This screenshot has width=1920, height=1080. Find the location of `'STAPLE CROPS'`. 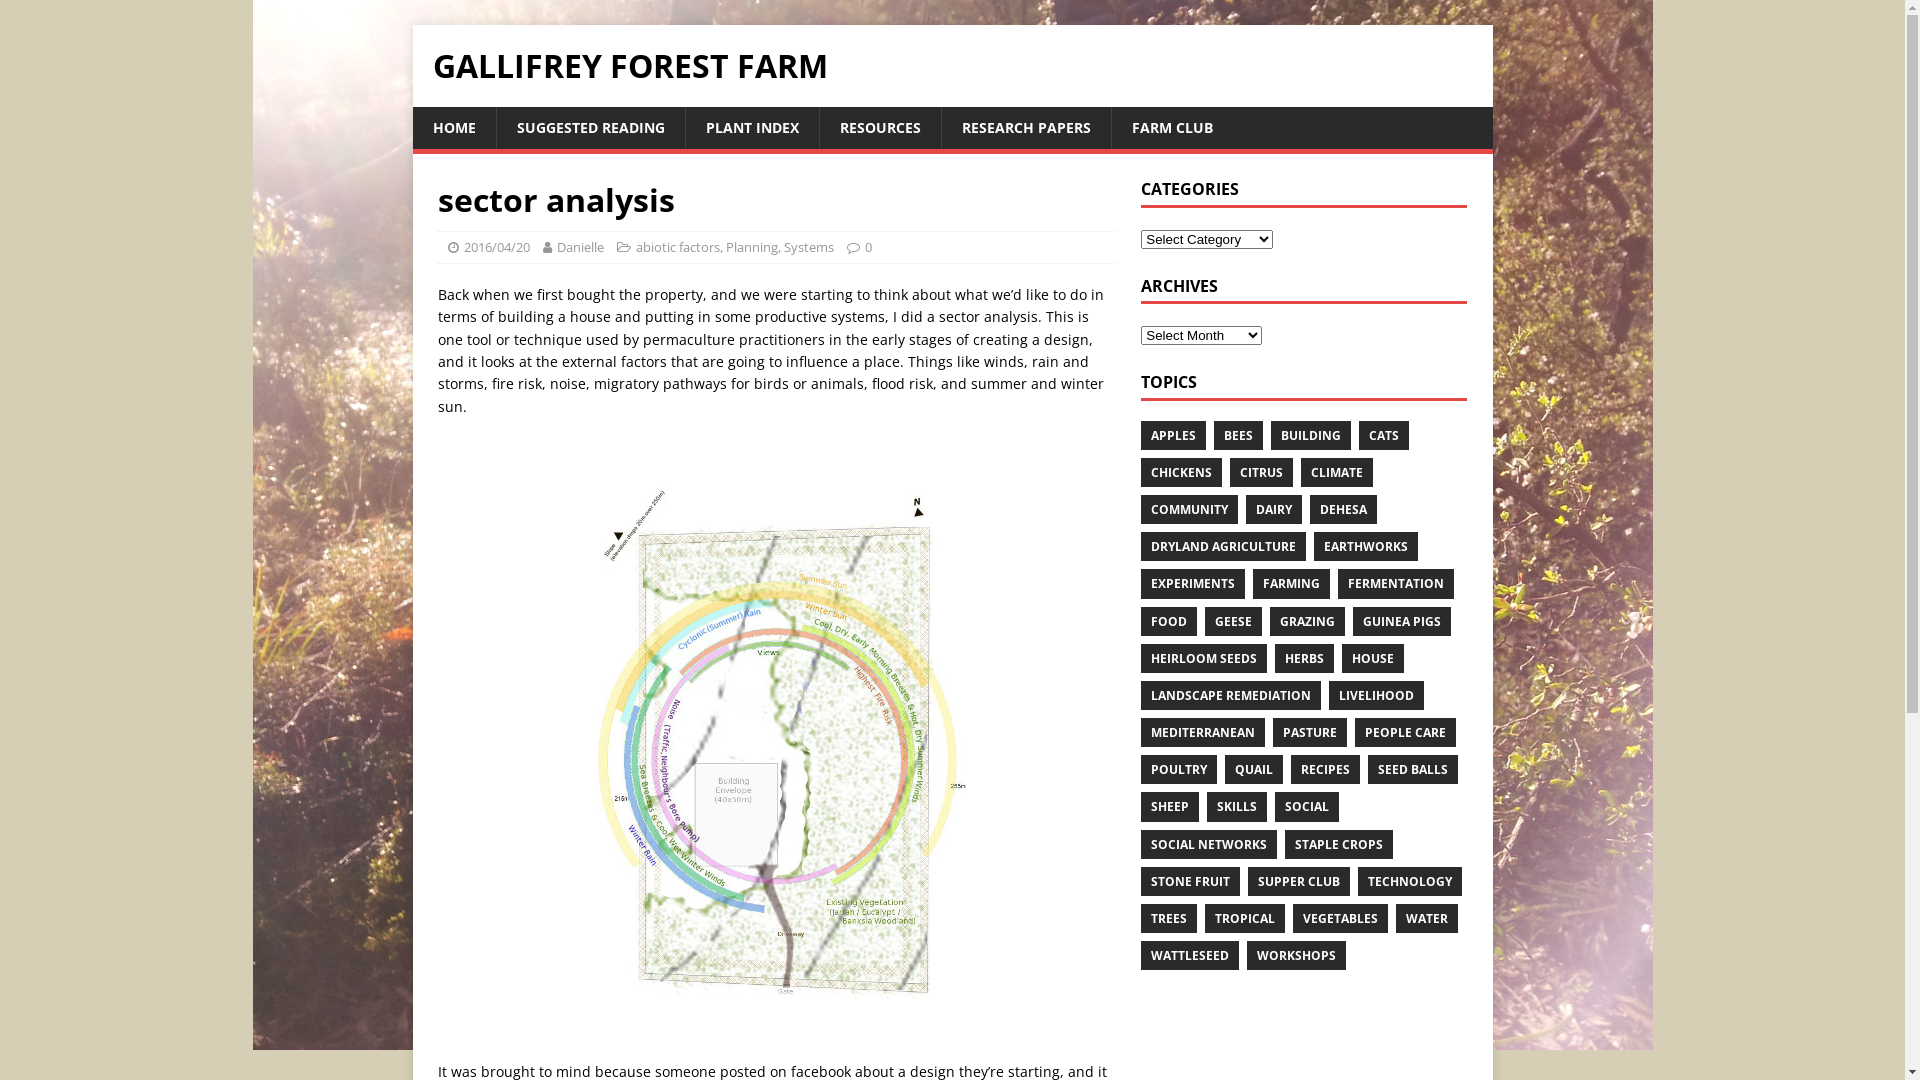

'STAPLE CROPS' is located at coordinates (1339, 844).